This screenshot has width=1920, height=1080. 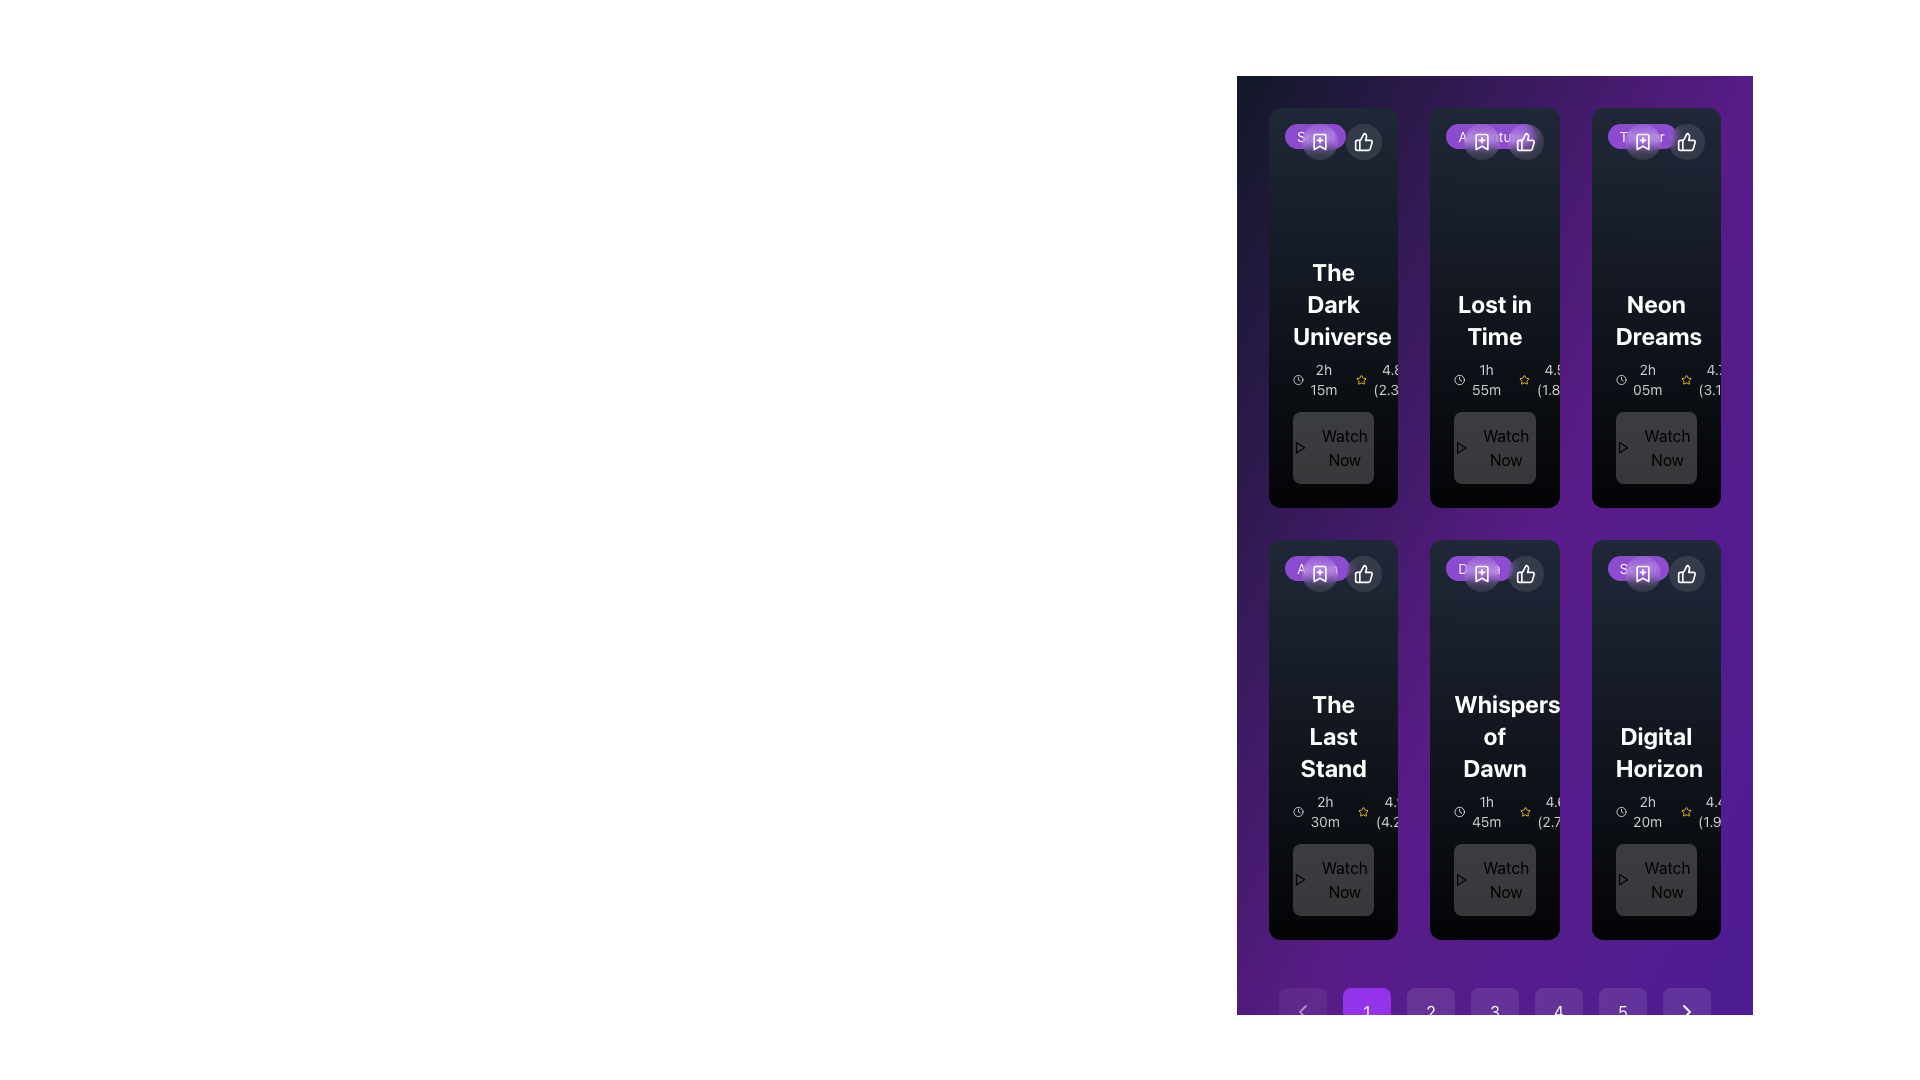 What do you see at coordinates (1665, 574) in the screenshot?
I see `the thumbs-up icon located in the top-right corner of the 'Digital Horizon' card, which represents a 'like' or 'recommend' functionality` at bounding box center [1665, 574].